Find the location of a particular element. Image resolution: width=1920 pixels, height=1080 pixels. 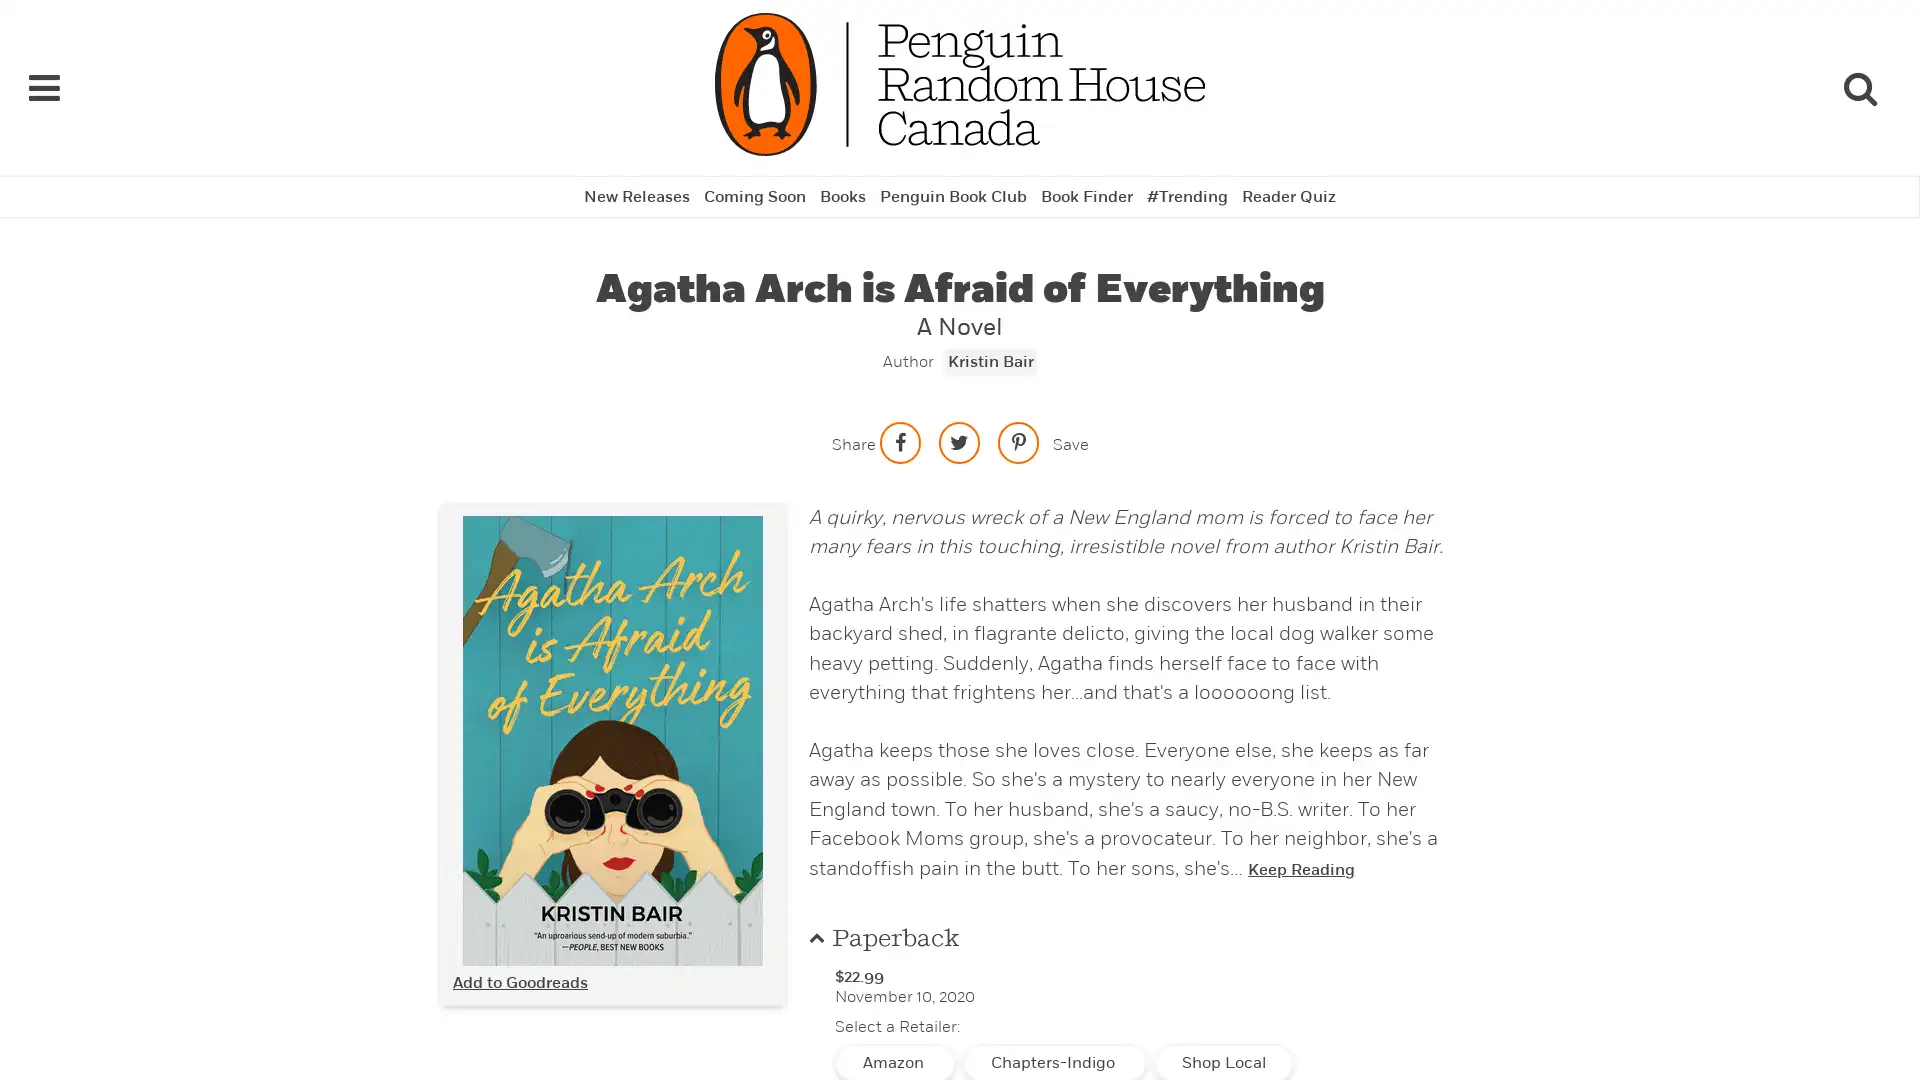

Share on twitter is located at coordinates (958, 375).